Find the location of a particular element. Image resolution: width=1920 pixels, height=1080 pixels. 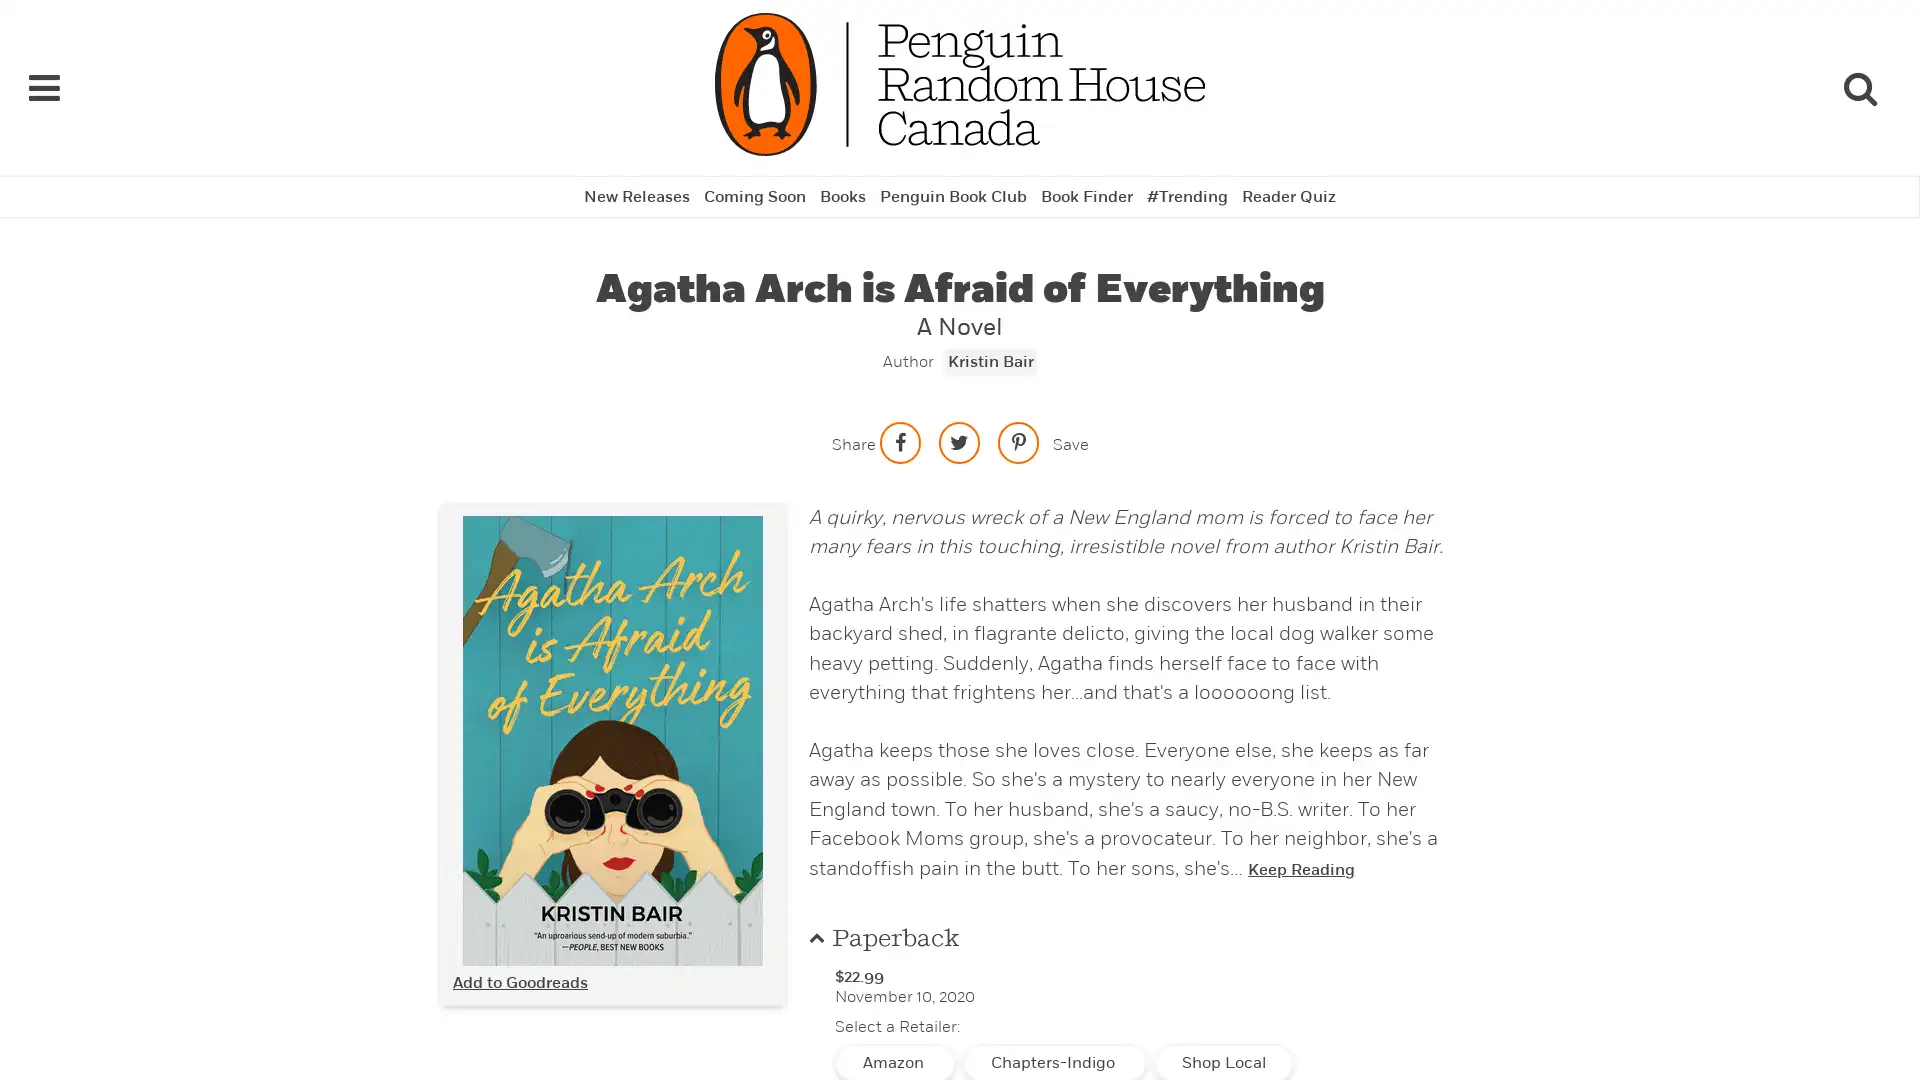

Share on twitter is located at coordinates (958, 375).